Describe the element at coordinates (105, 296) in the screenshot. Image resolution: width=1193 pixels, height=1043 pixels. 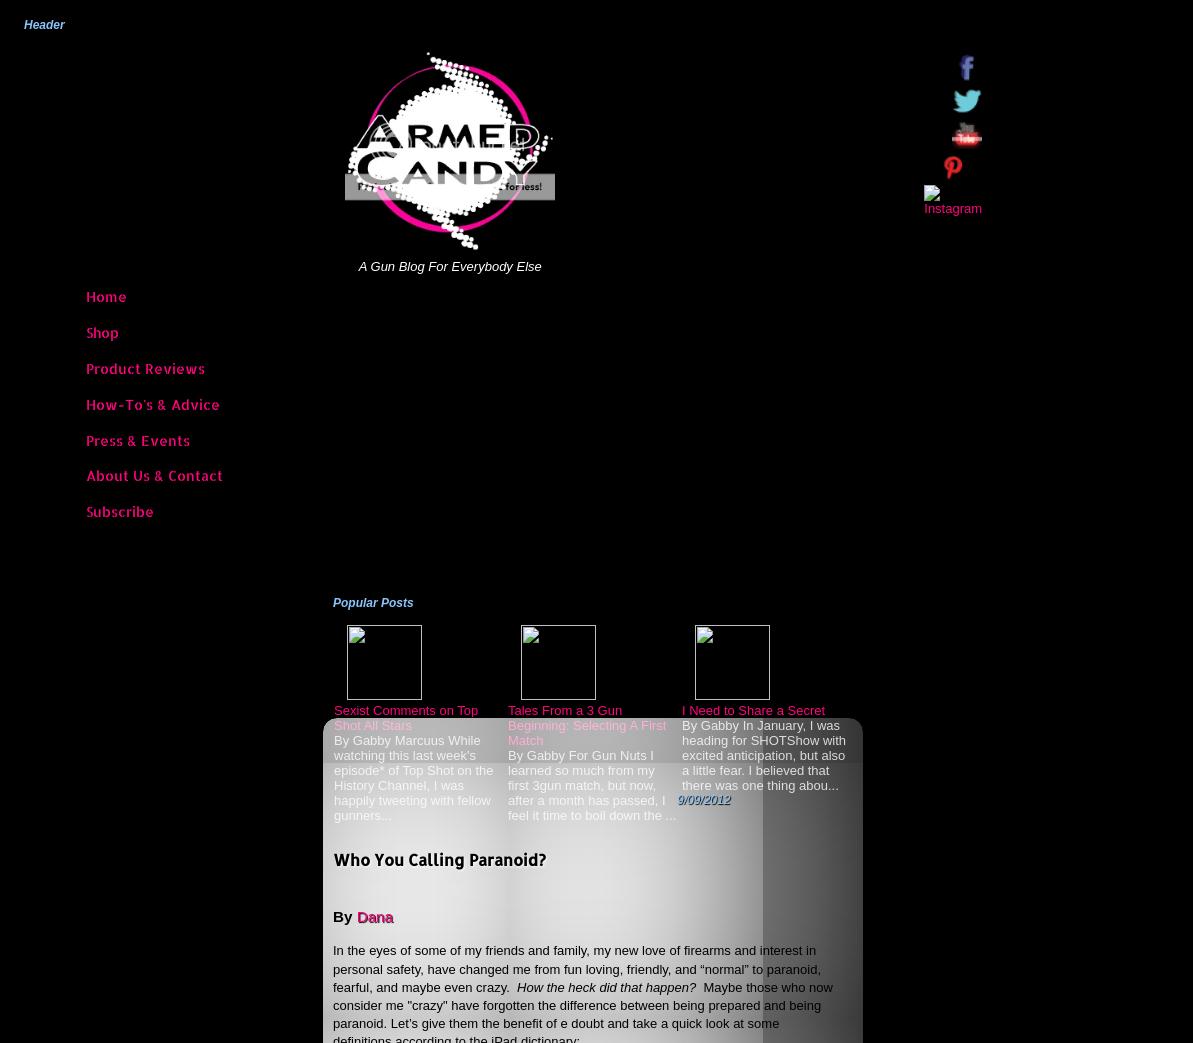
I see `'Home'` at that location.